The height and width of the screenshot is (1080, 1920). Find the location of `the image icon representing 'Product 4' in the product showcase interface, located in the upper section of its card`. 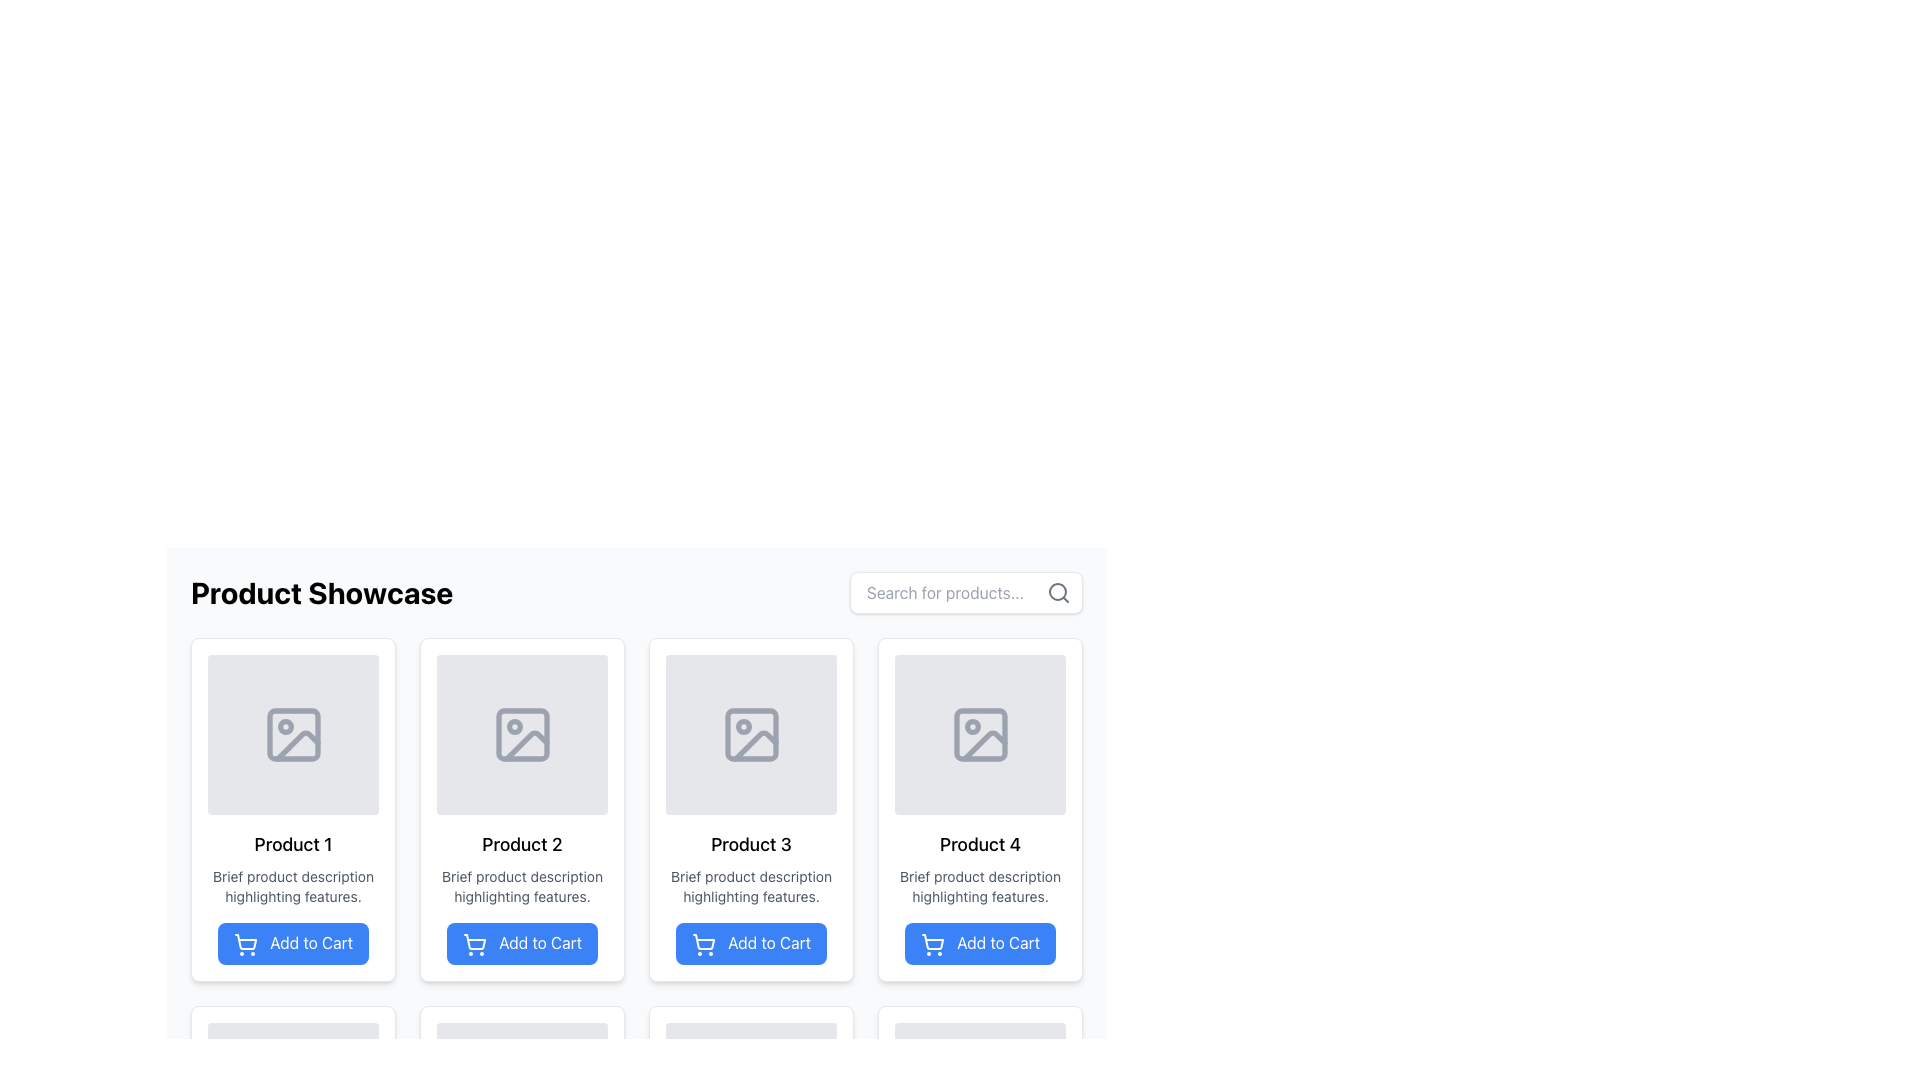

the image icon representing 'Product 4' in the product showcase interface, located in the upper section of its card is located at coordinates (980, 735).